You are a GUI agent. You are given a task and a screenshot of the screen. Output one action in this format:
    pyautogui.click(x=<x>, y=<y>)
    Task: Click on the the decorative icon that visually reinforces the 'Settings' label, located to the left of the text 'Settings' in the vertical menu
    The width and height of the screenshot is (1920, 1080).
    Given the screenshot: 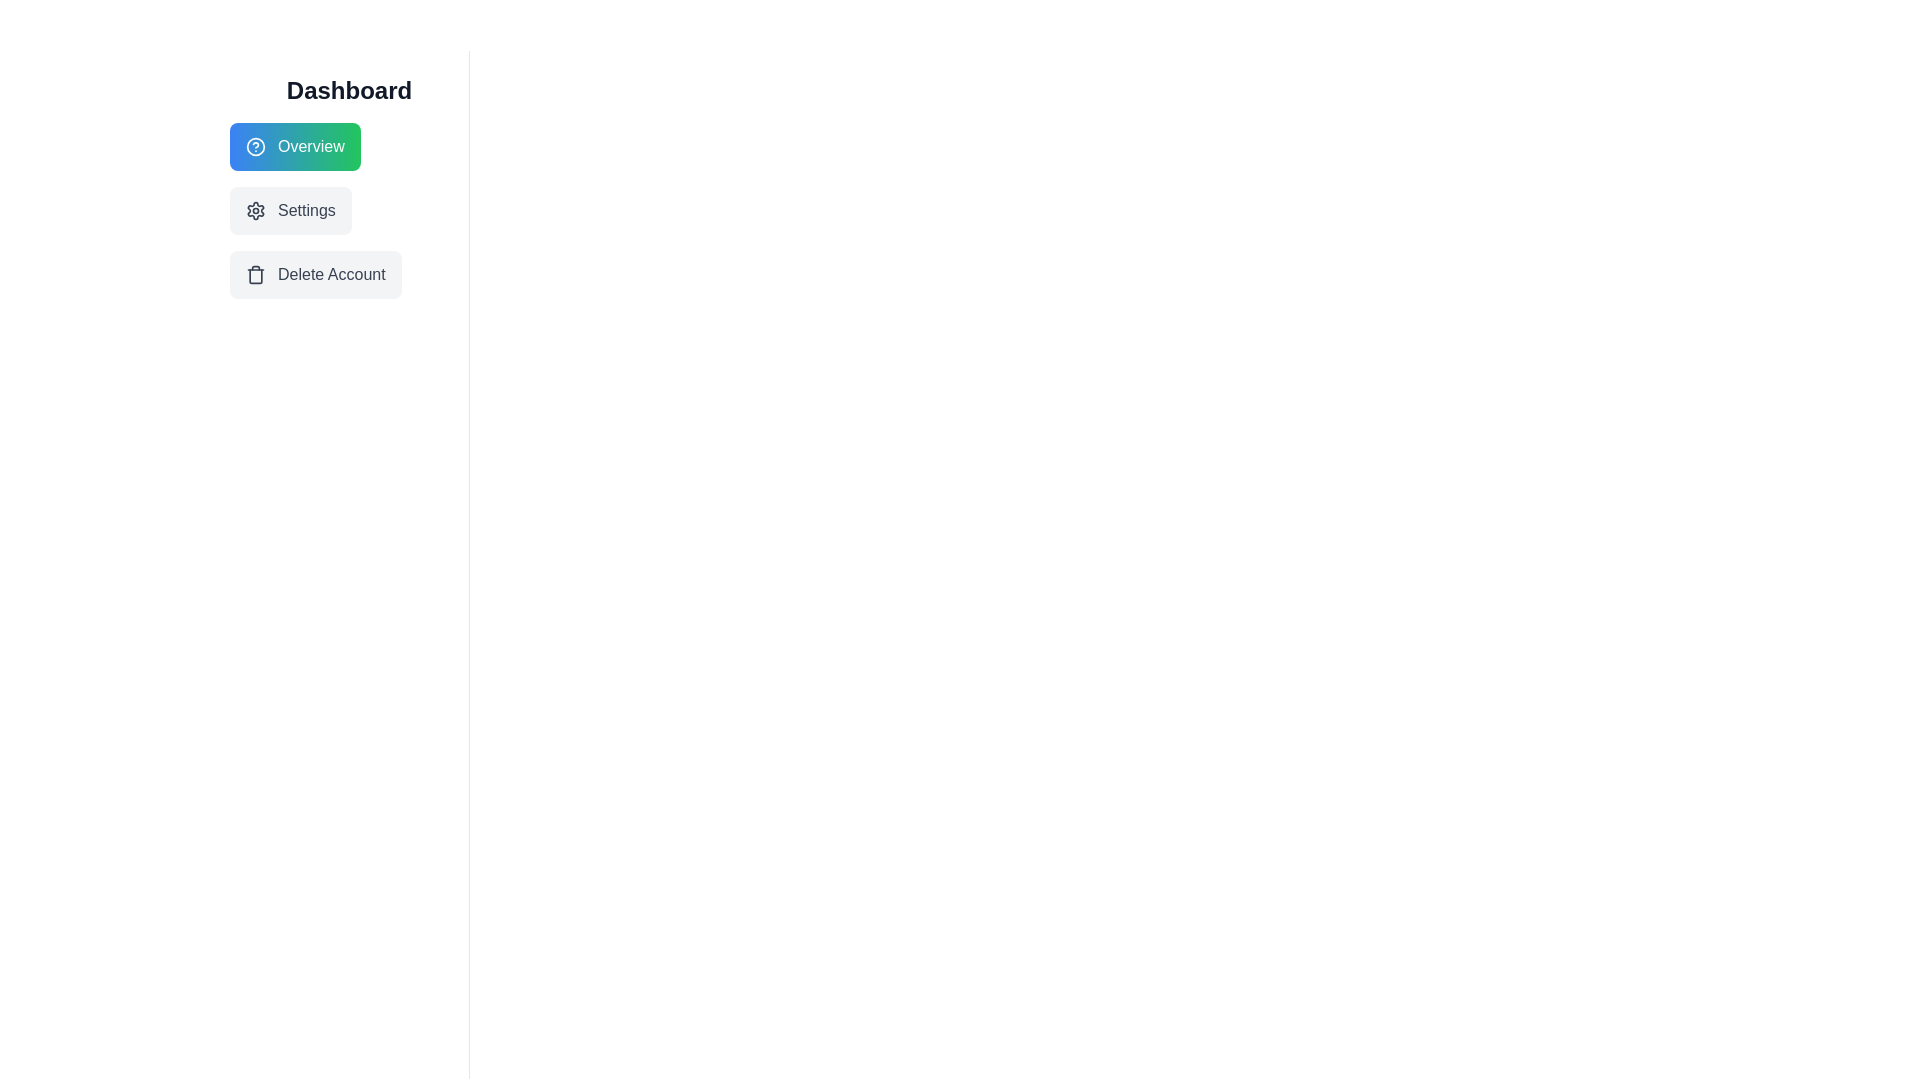 What is the action you would take?
    pyautogui.click(x=254, y=211)
    